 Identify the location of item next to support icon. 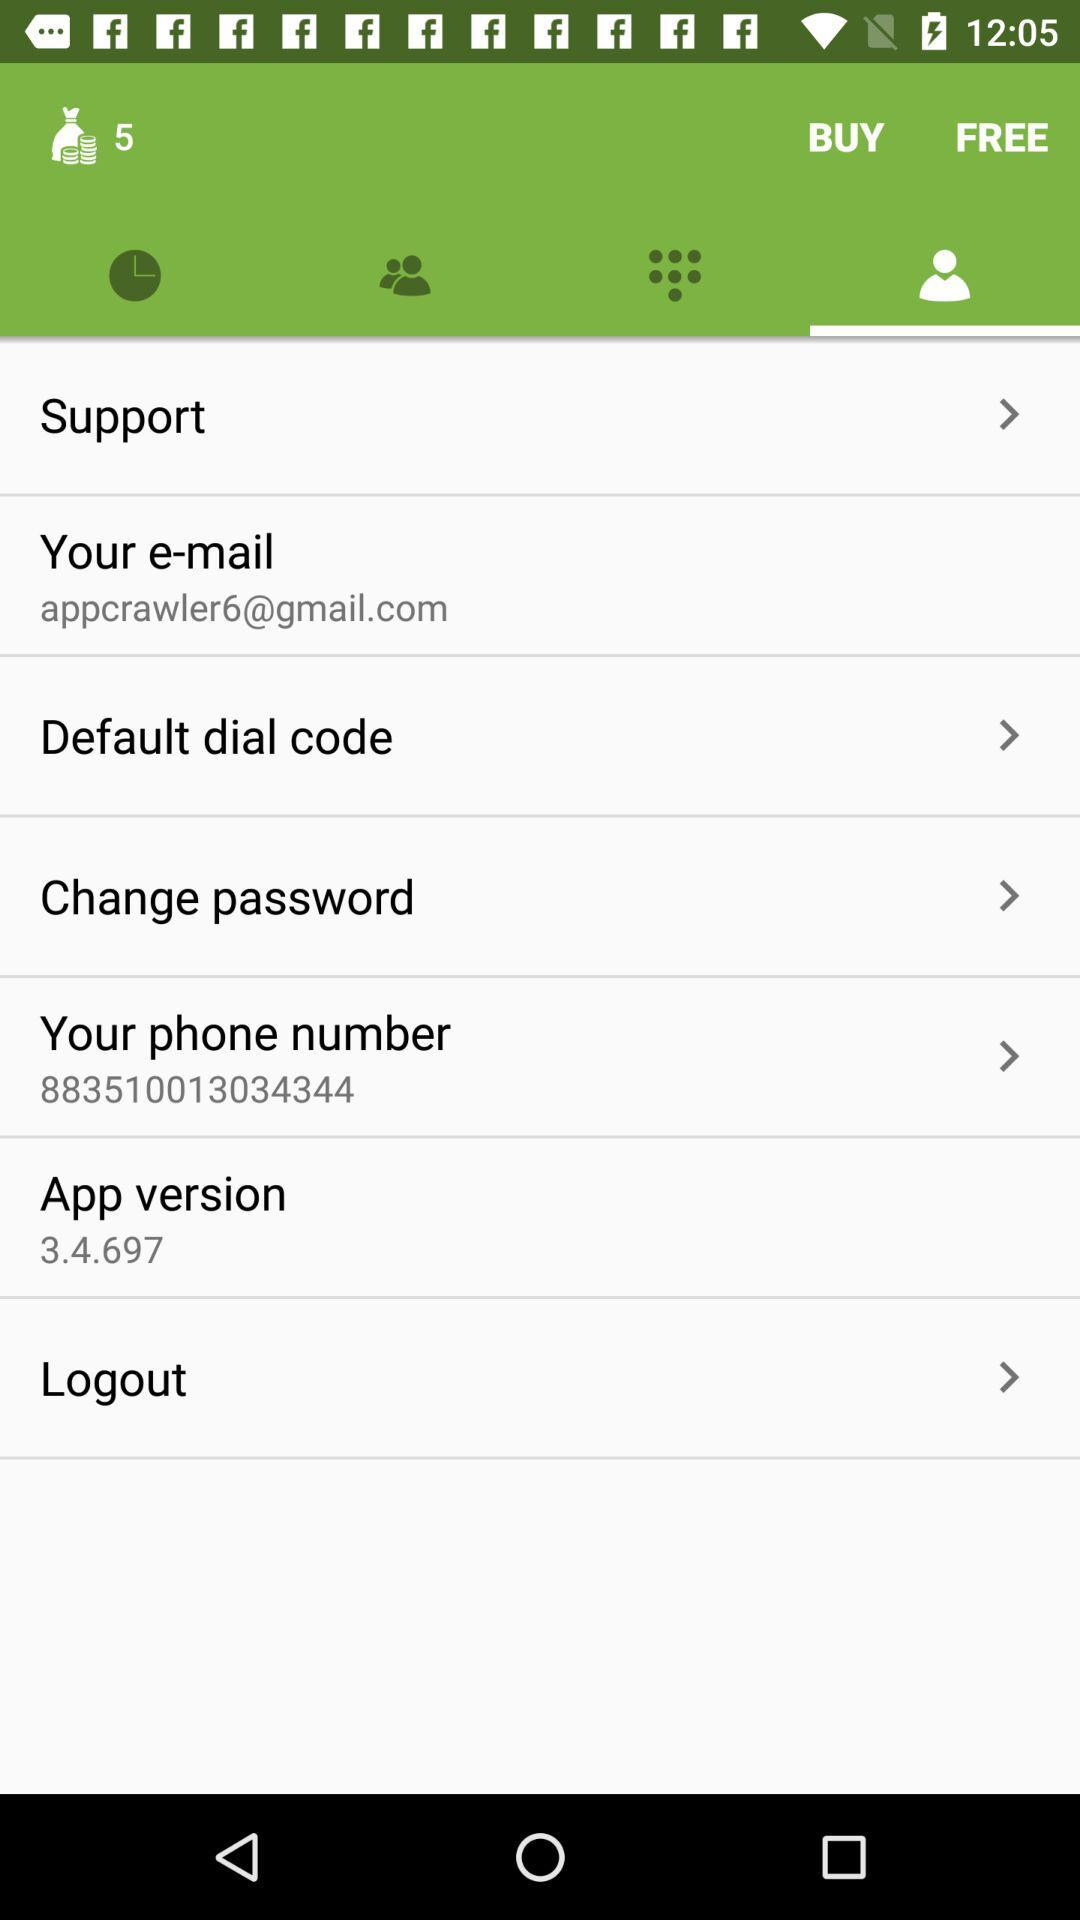
(590, 413).